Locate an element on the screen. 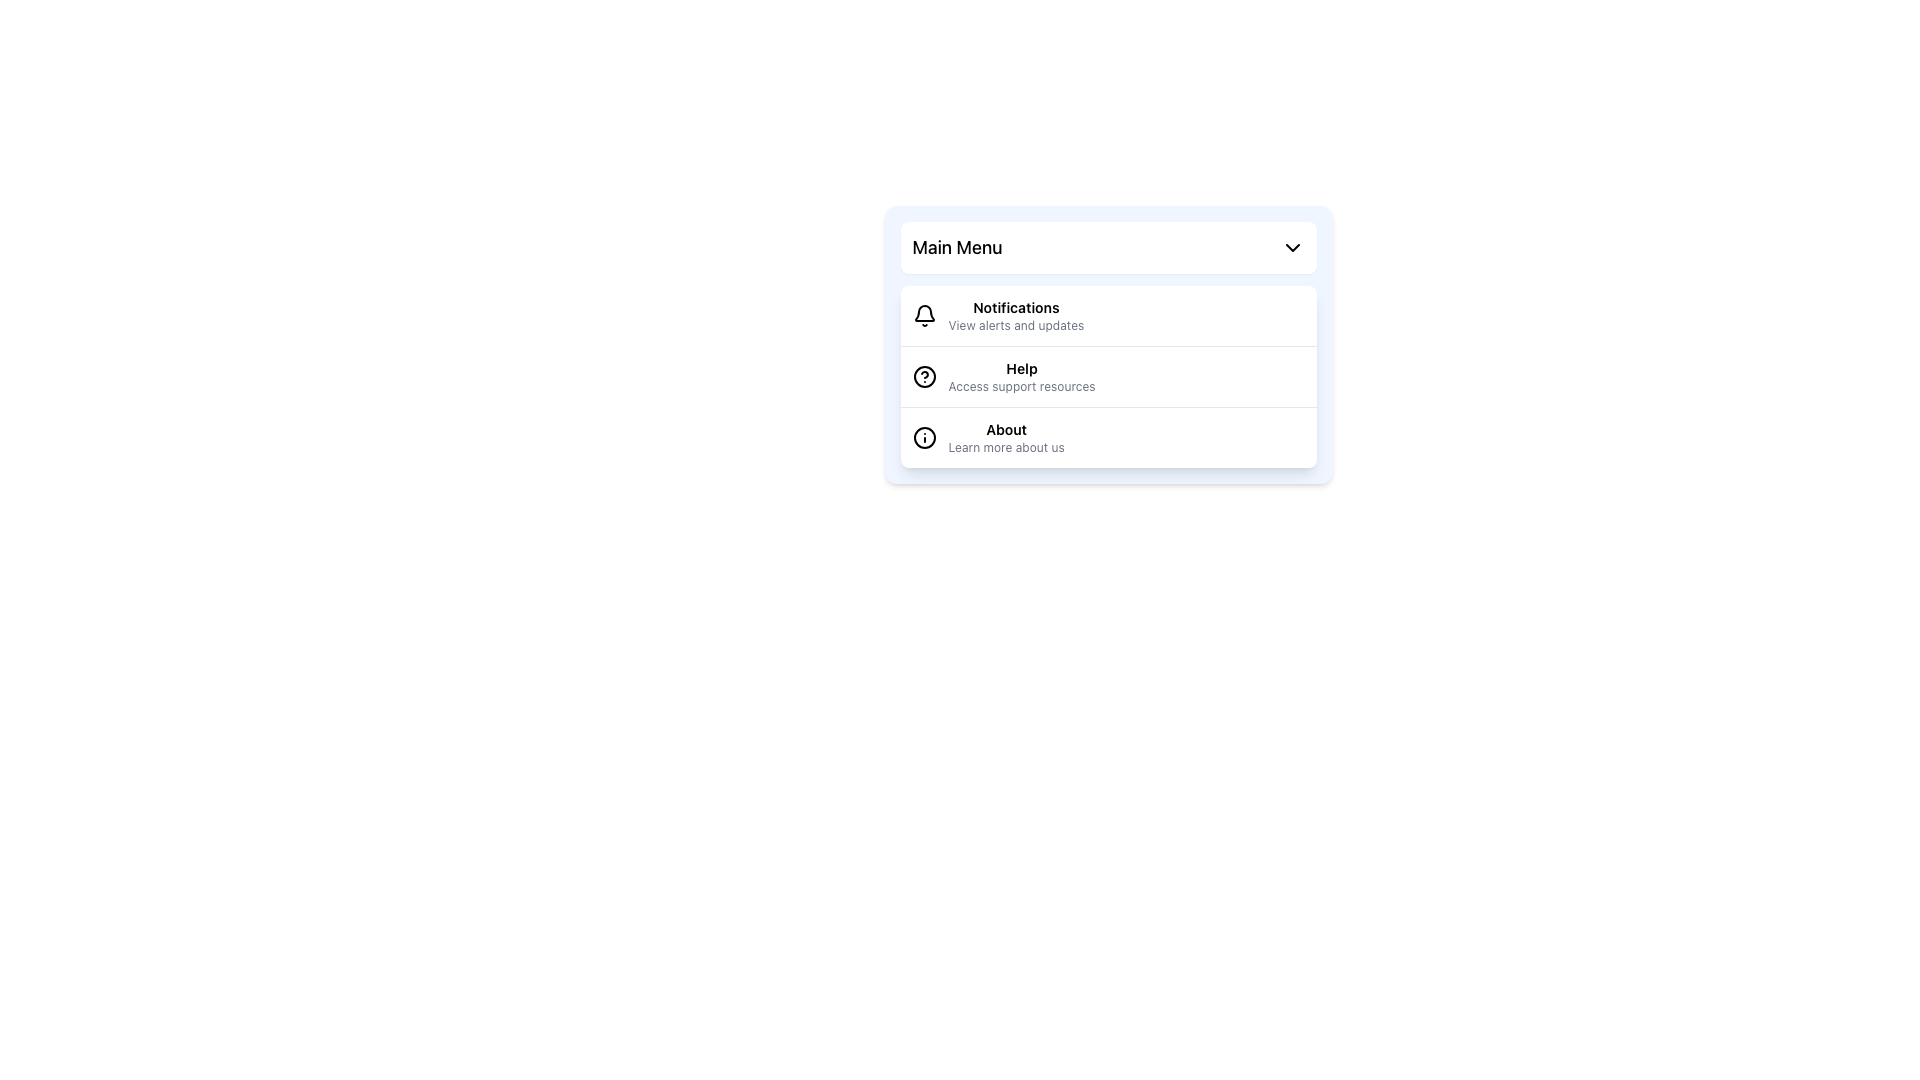  the downward-pointing chevron icon located in the top-right corner of the 'Main Menu' header is located at coordinates (1292, 246).